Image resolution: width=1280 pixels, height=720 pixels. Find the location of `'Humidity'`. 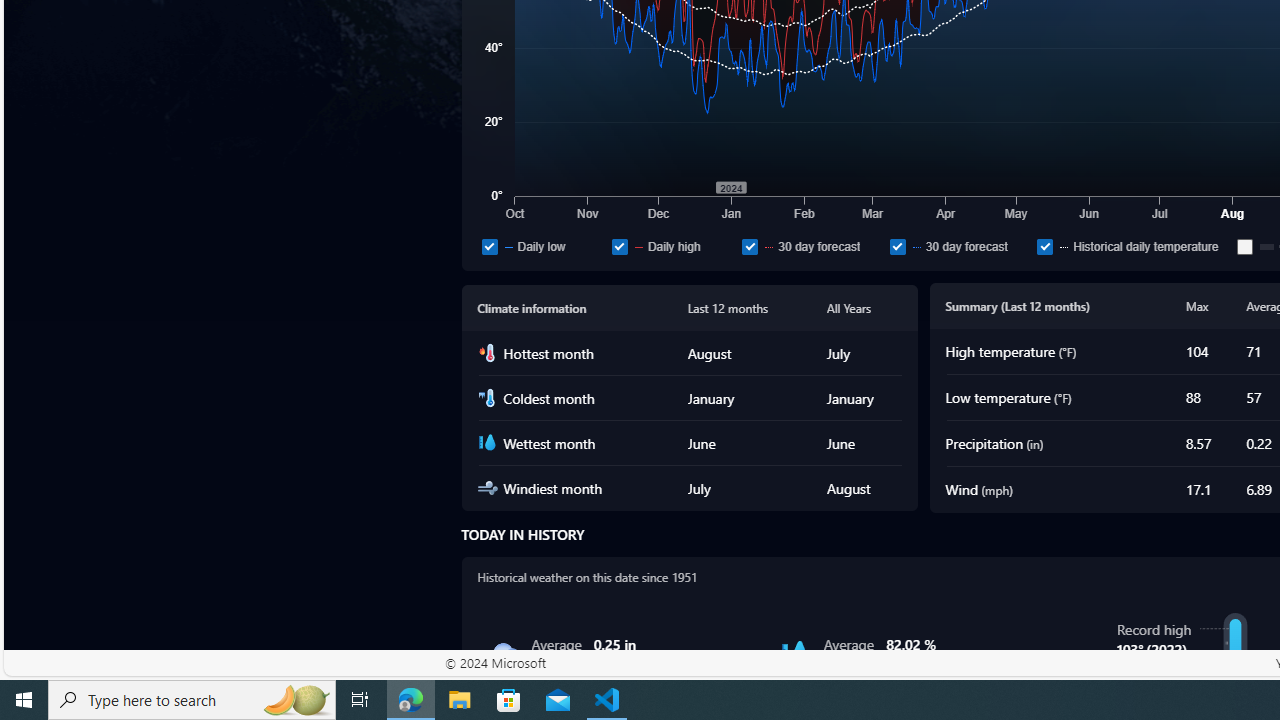

'Humidity' is located at coordinates (794, 654).